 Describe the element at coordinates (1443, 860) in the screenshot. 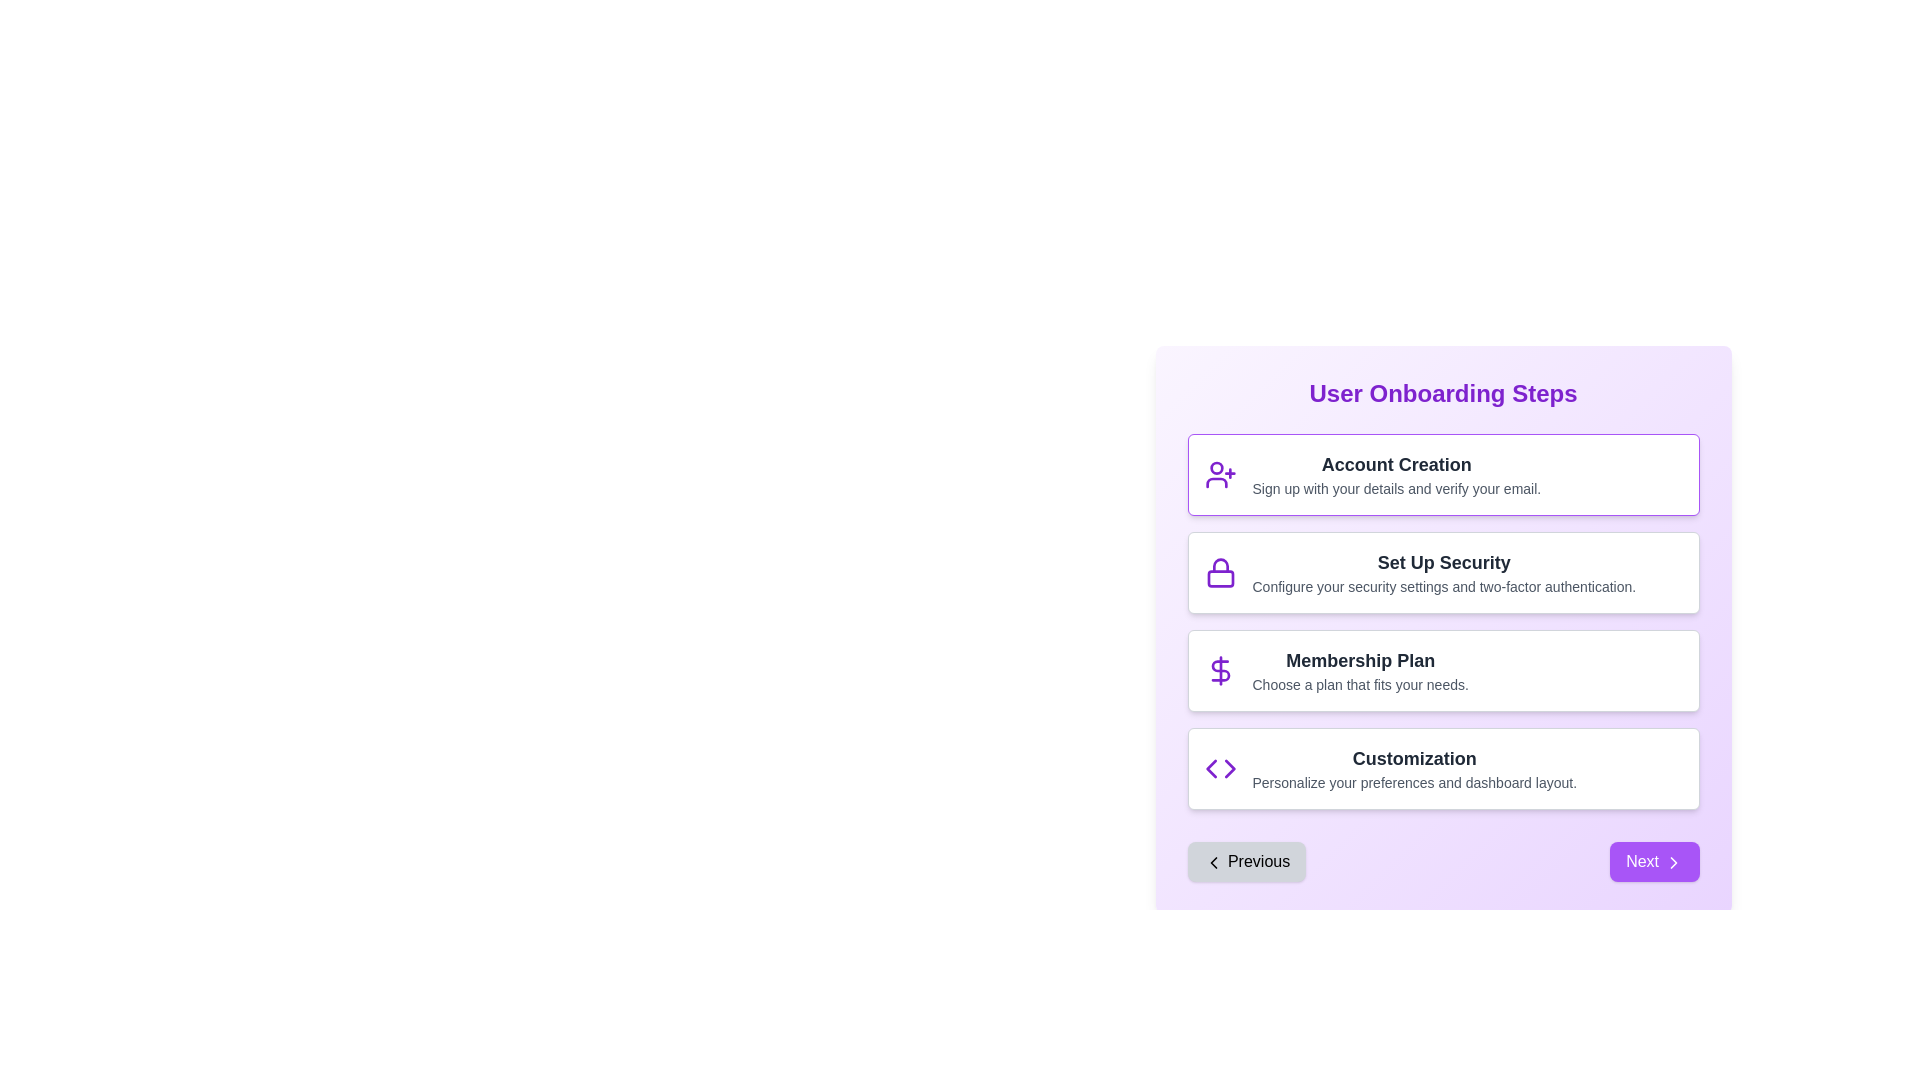

I see `the Navigation Button Group located at the bottom of the 'User Onboarding Steps' panel` at that location.